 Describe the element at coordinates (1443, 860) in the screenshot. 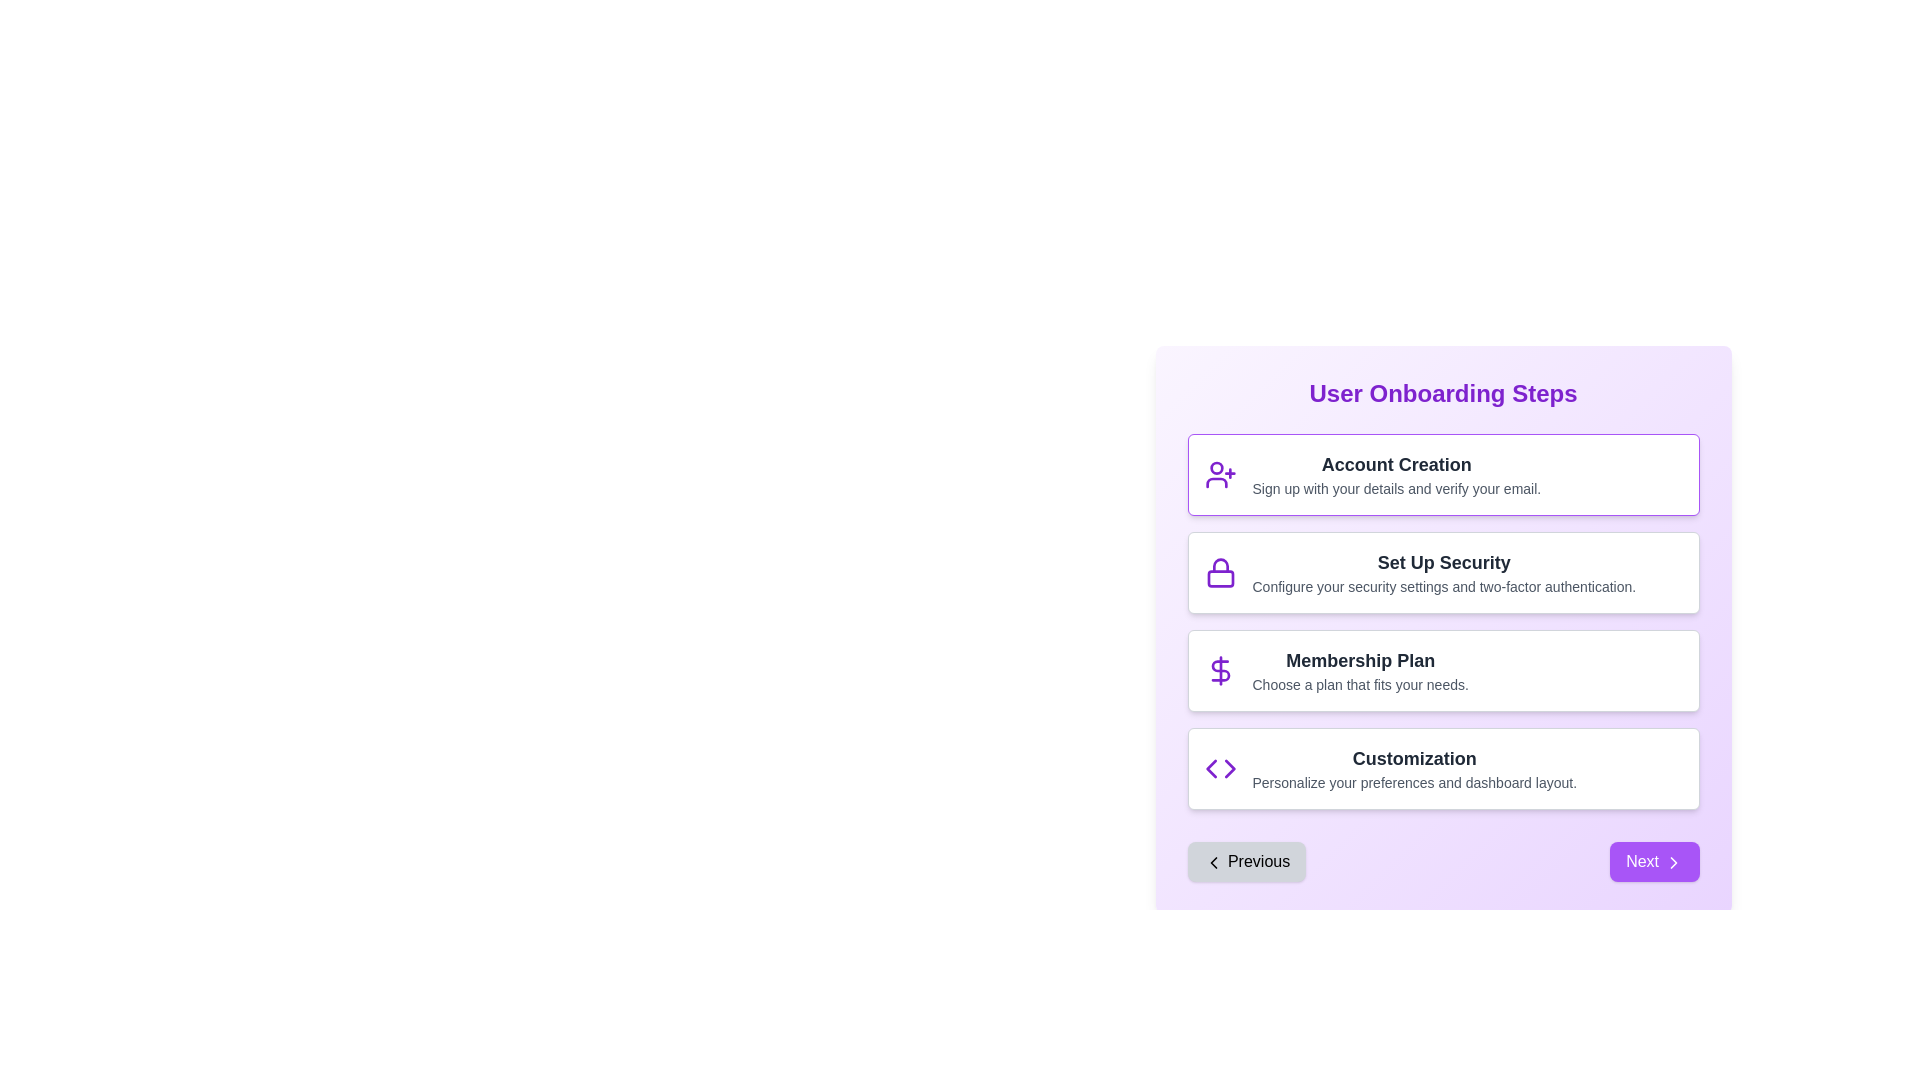

I see `the Navigation Button Group located at the bottom of the 'User Onboarding Steps' panel` at that location.